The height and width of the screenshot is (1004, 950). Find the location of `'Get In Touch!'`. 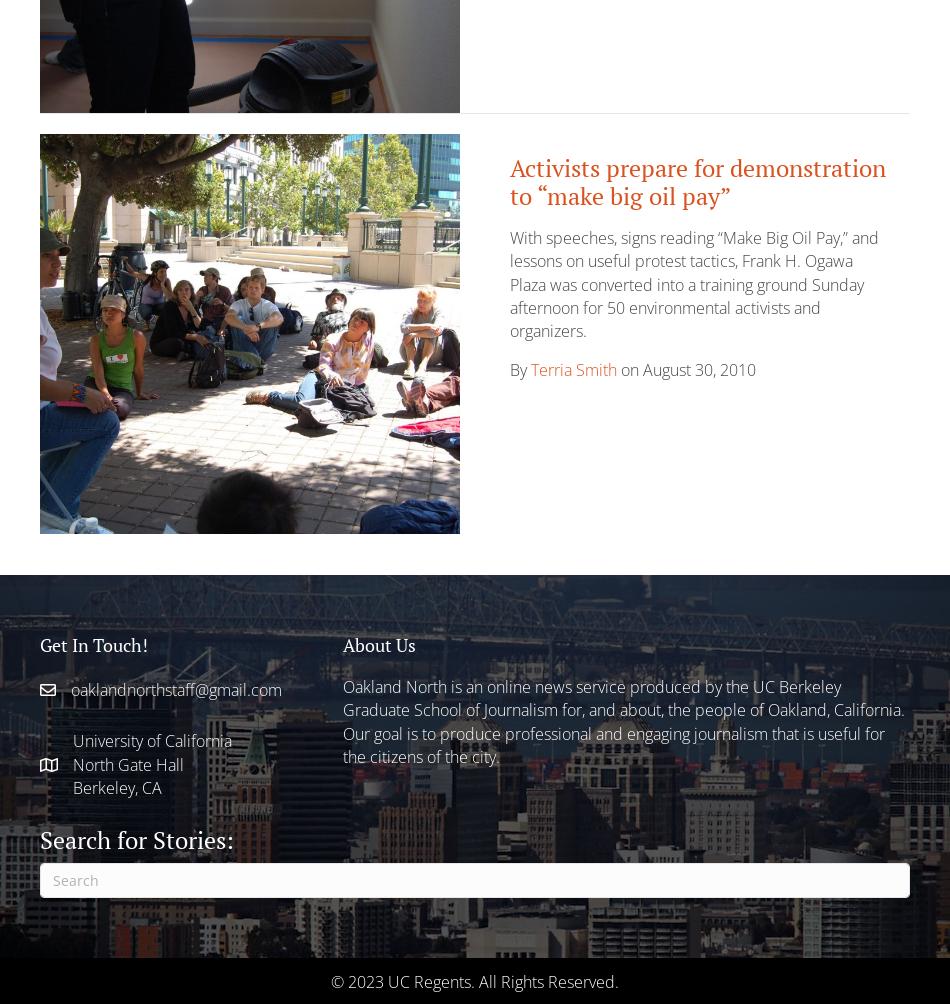

'Get In Touch!' is located at coordinates (93, 642).